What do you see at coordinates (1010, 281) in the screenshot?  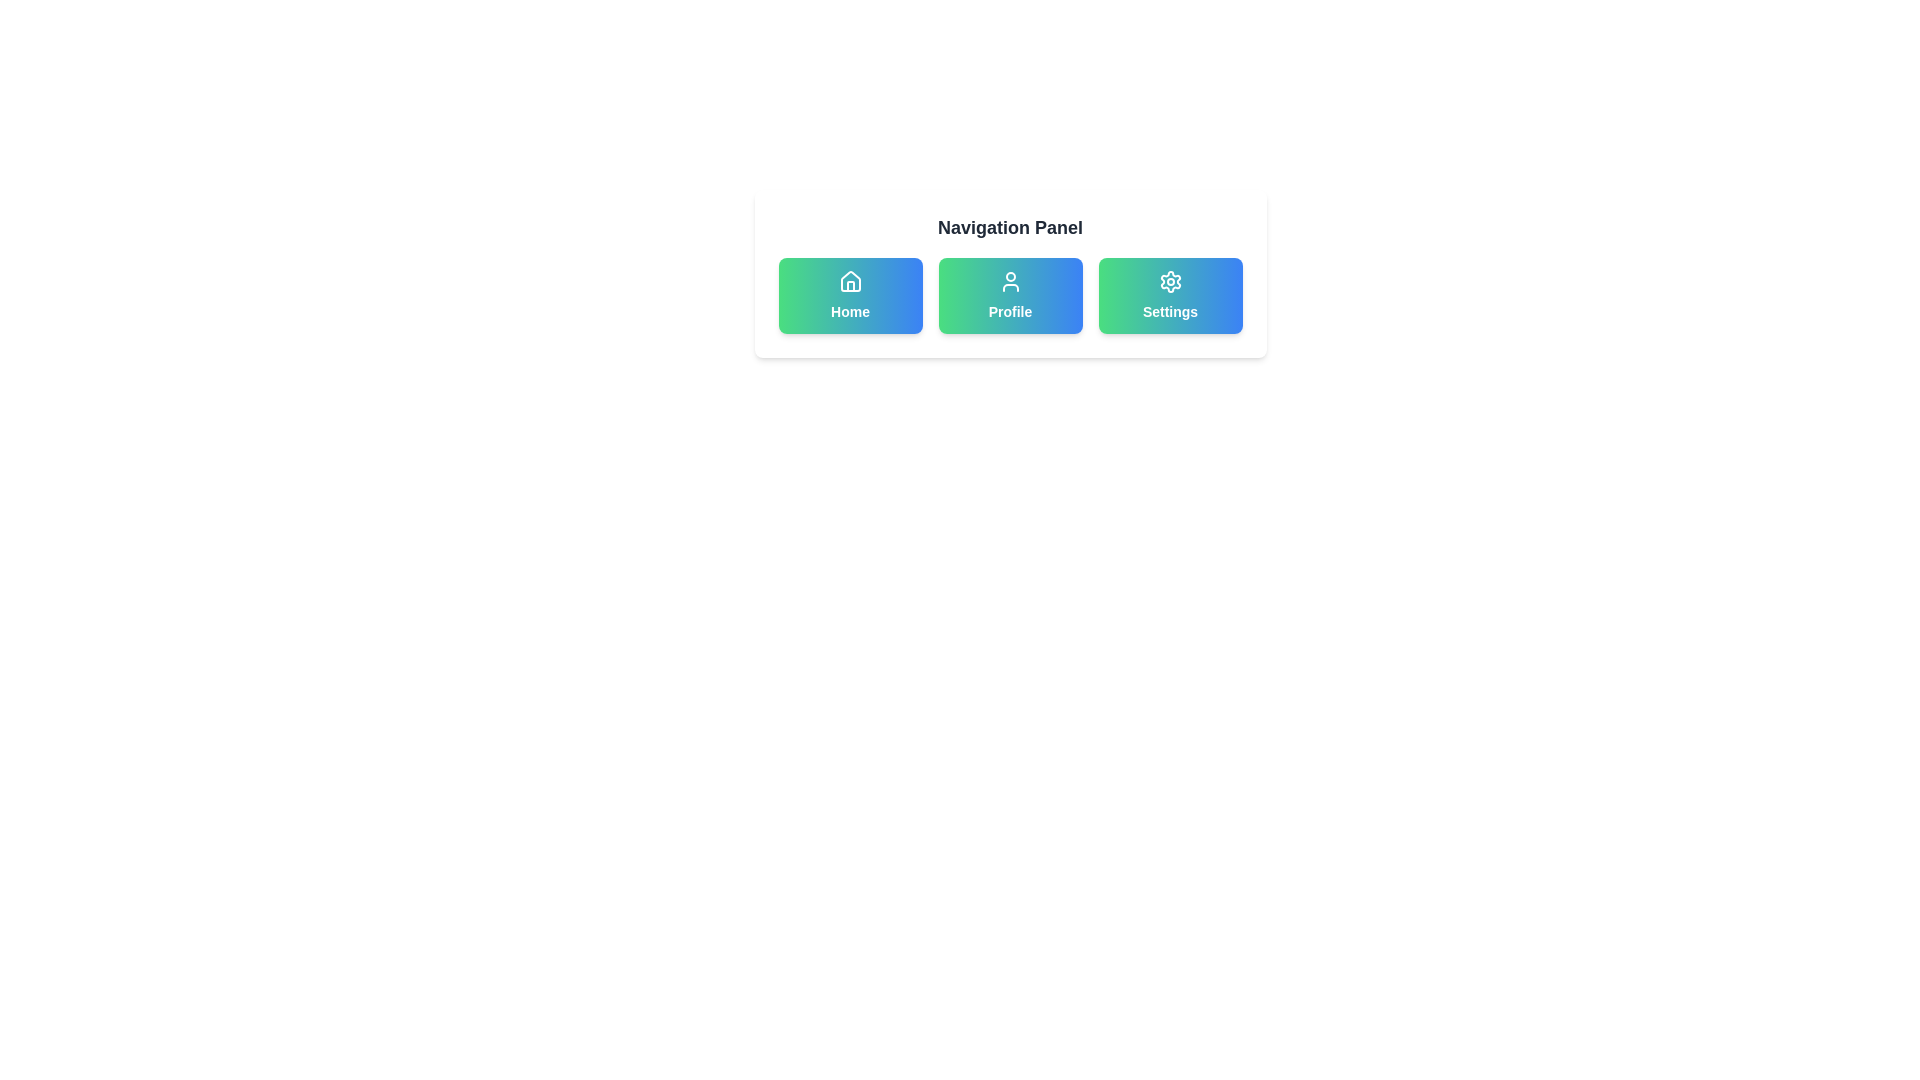 I see `the 'Profile' icon in the navigation panel, which is located between the 'Home' and 'Settings' buttons` at bounding box center [1010, 281].